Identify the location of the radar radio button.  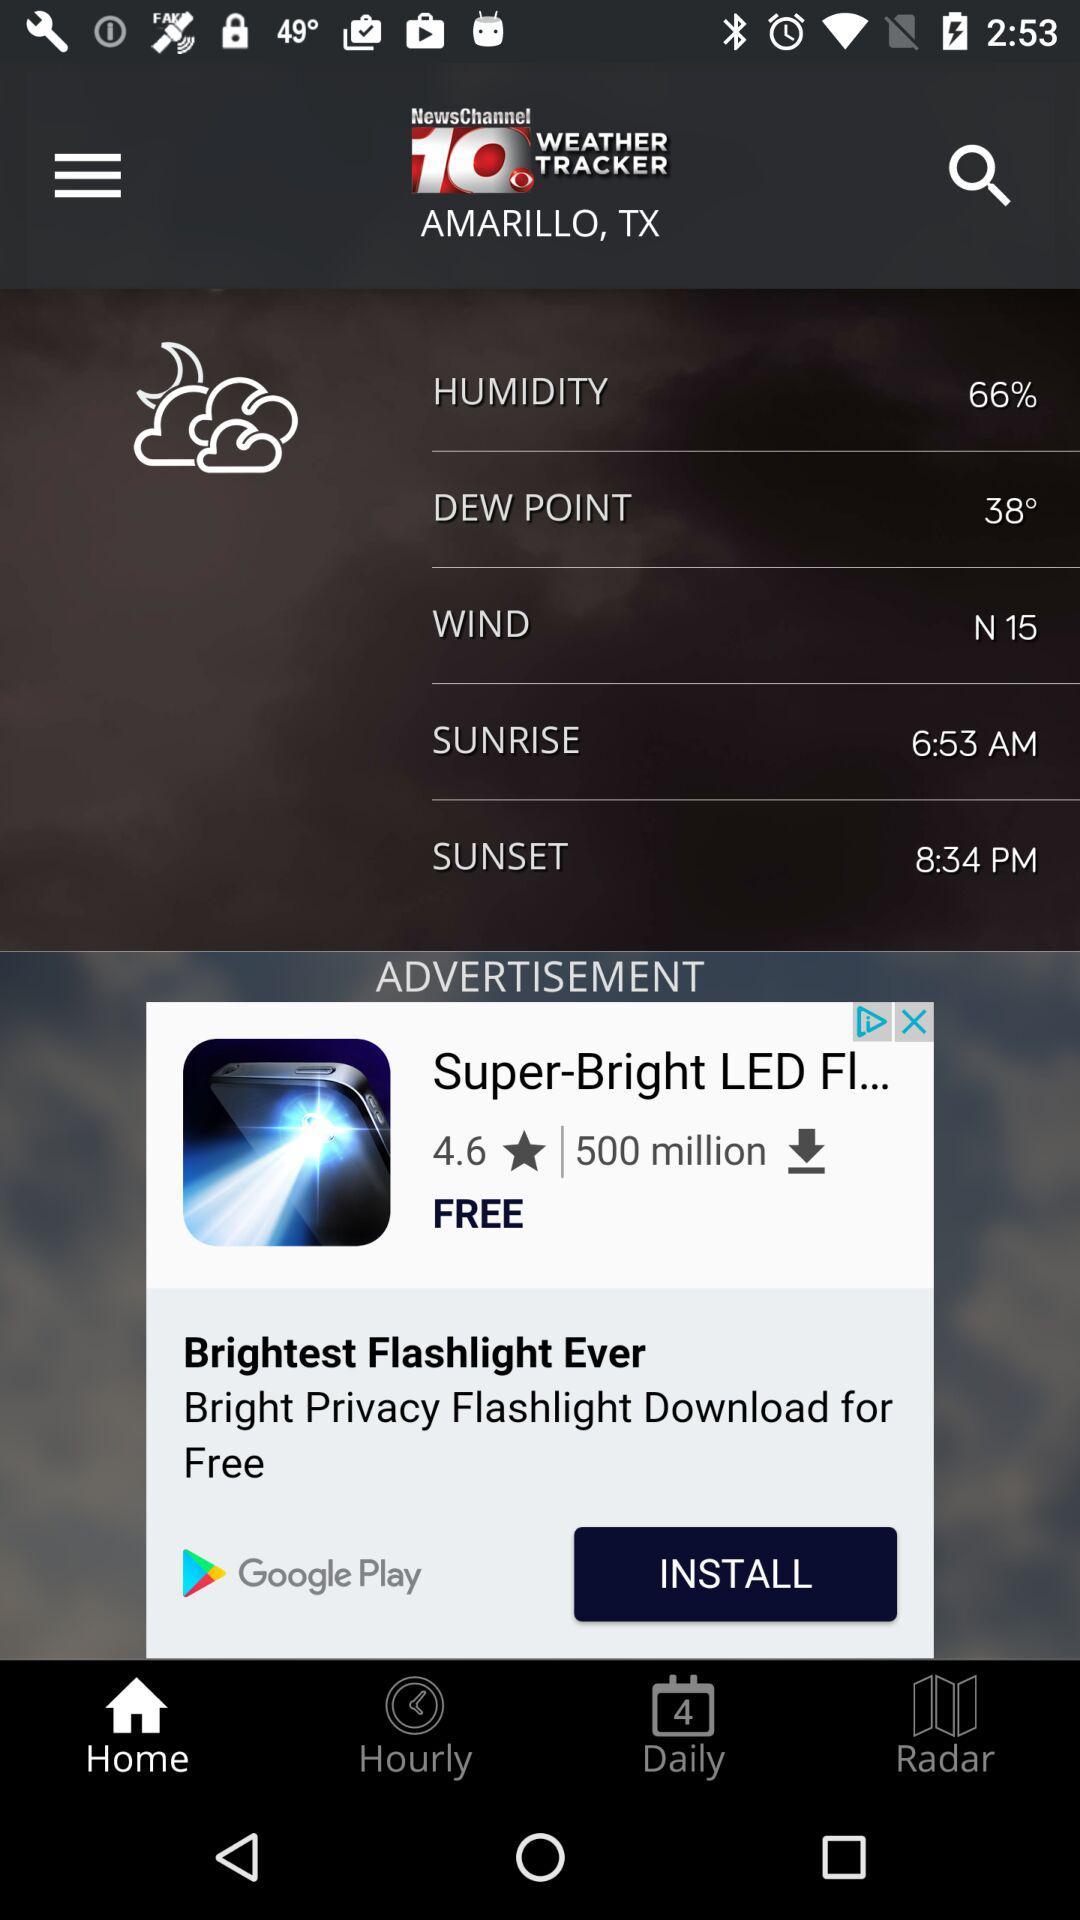
(945, 1726).